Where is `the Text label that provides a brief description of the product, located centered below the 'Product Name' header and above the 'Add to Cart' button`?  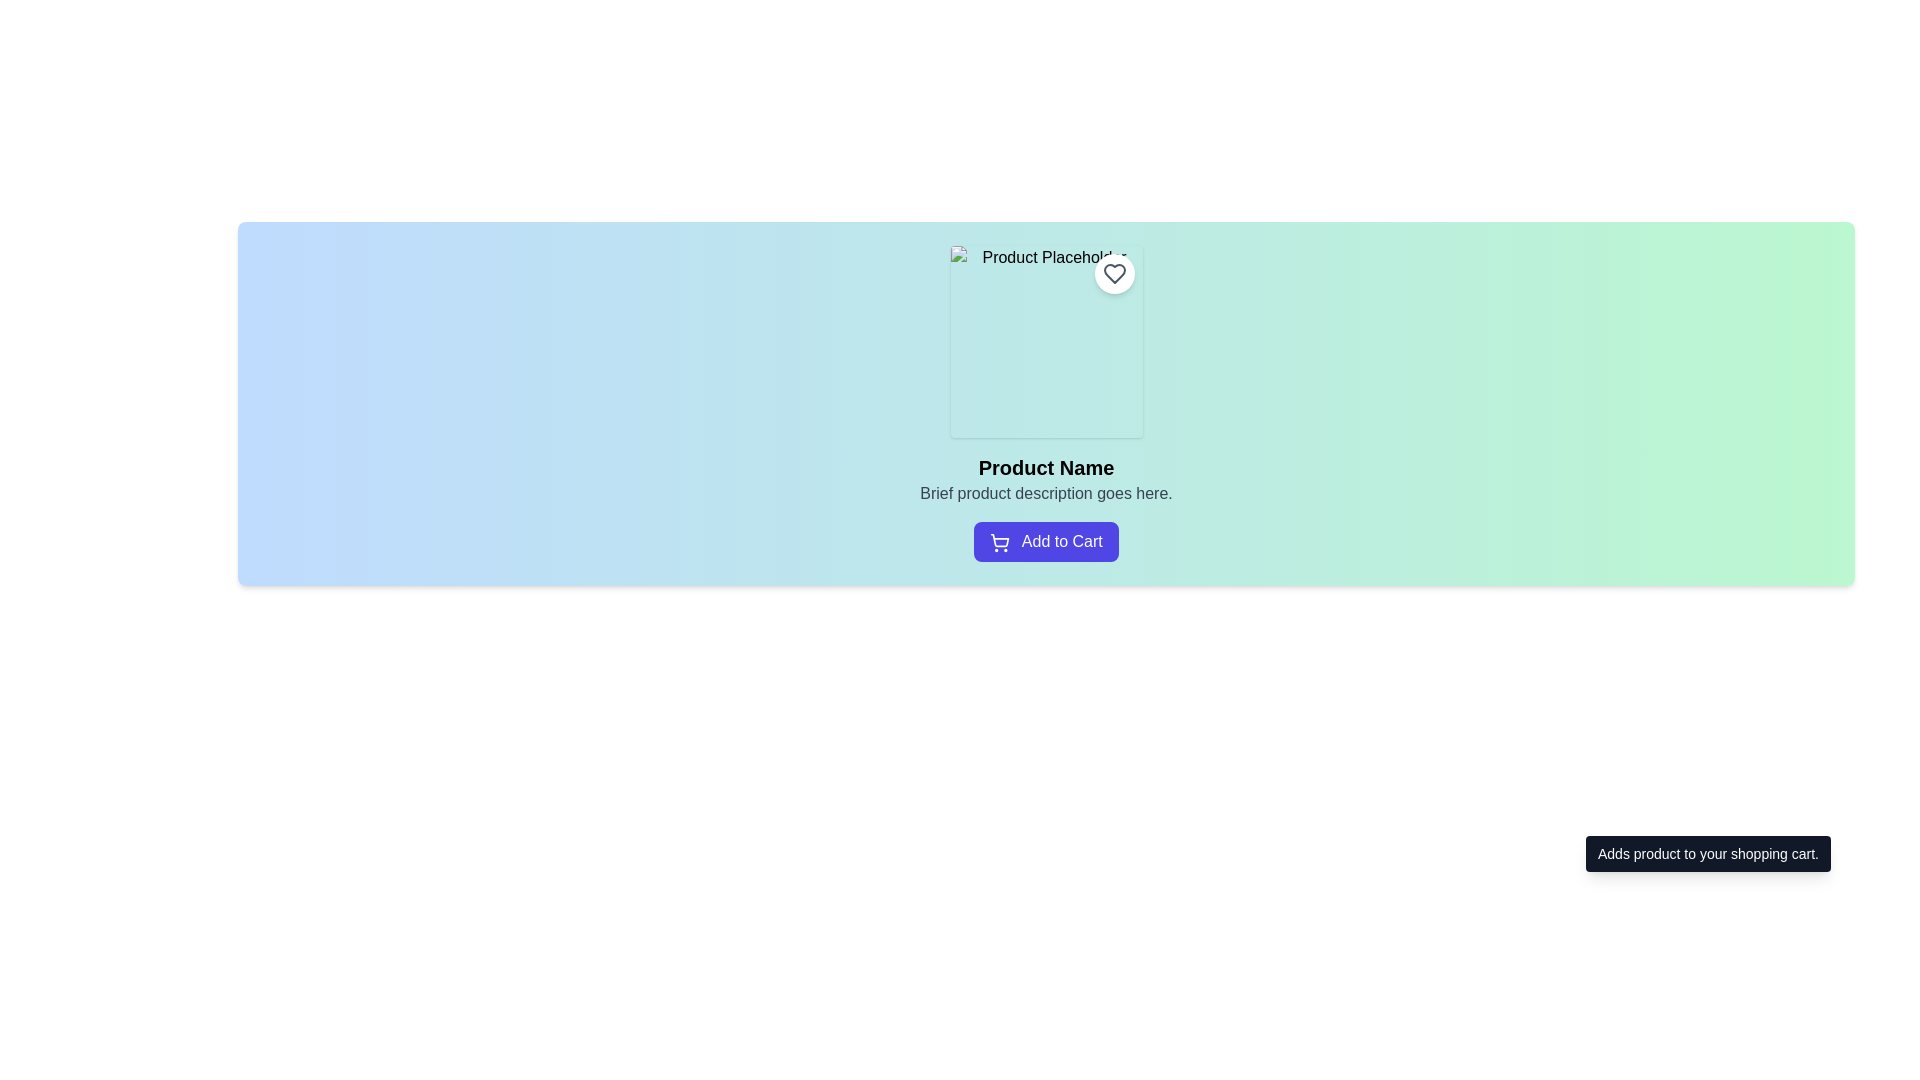
the Text label that provides a brief description of the product, located centered below the 'Product Name' header and above the 'Add to Cart' button is located at coordinates (1045, 493).